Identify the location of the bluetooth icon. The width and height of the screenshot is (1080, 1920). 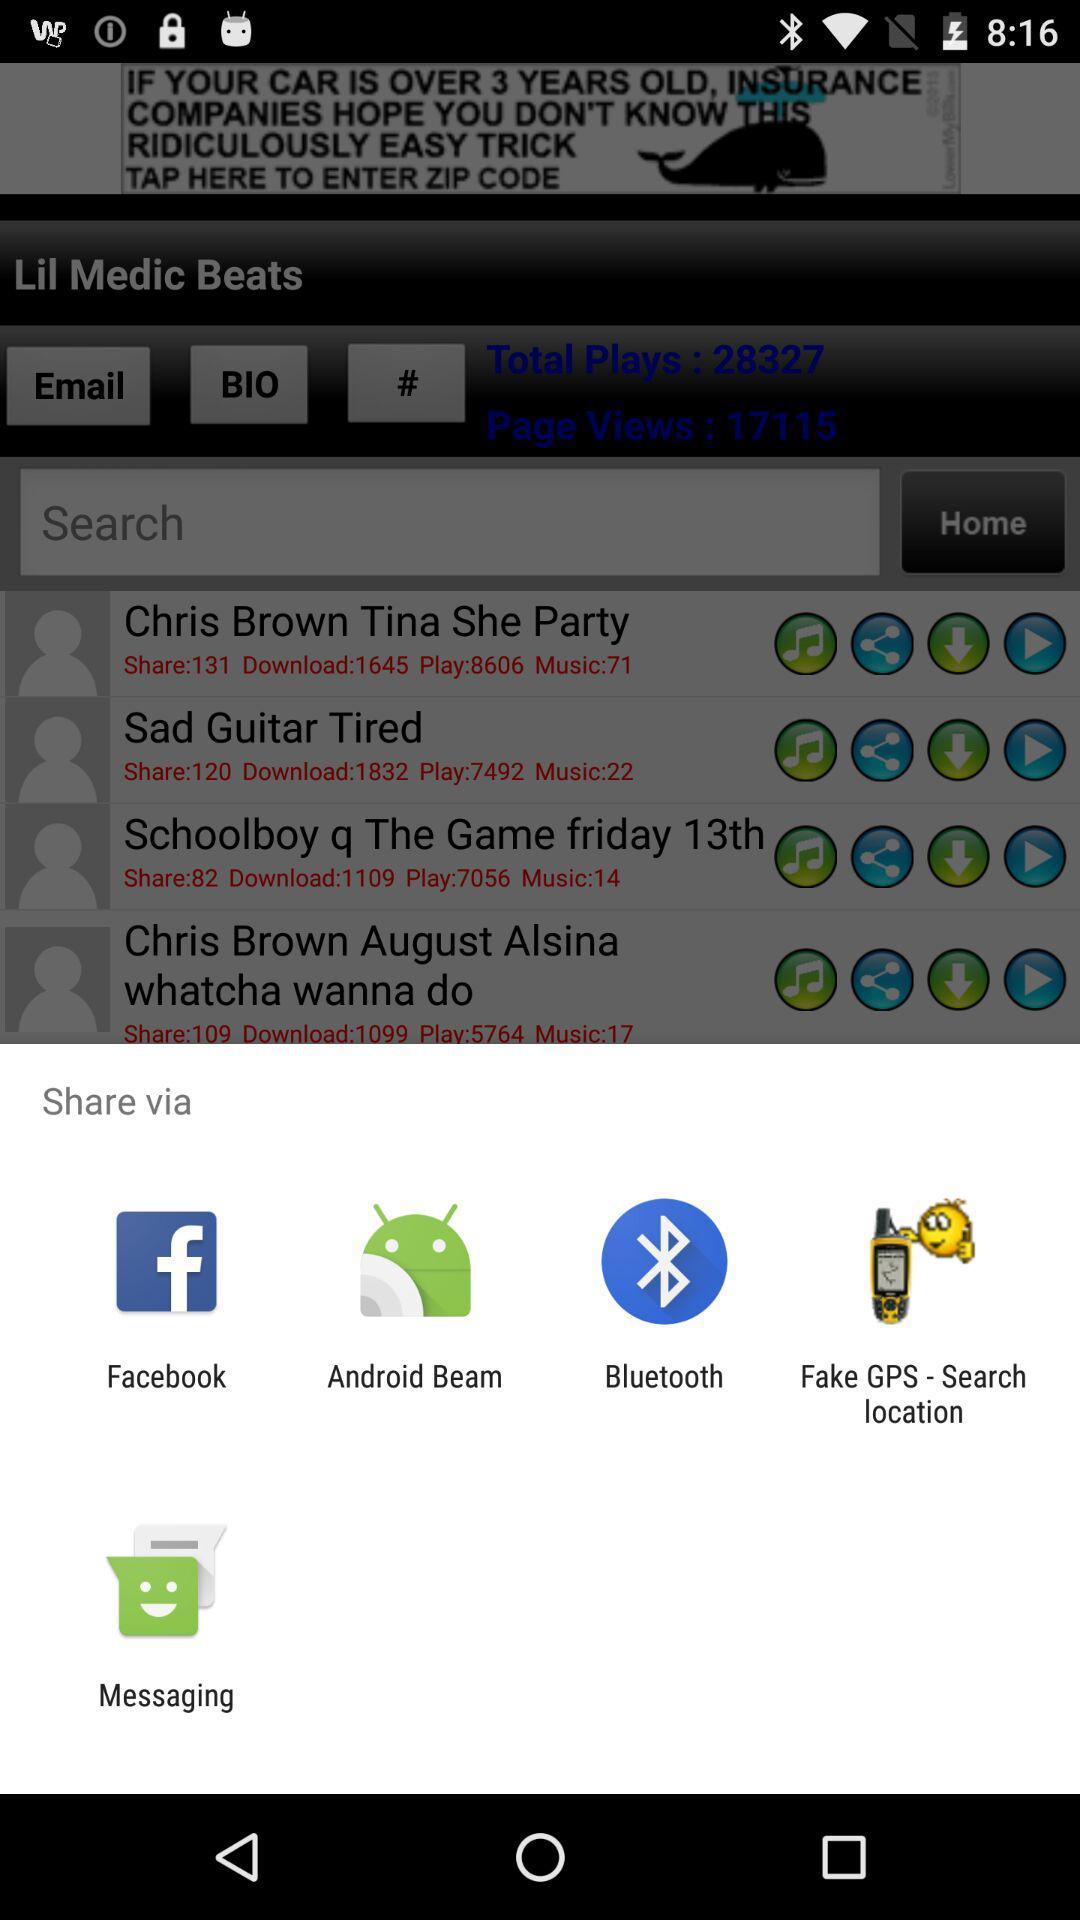
(664, 1392).